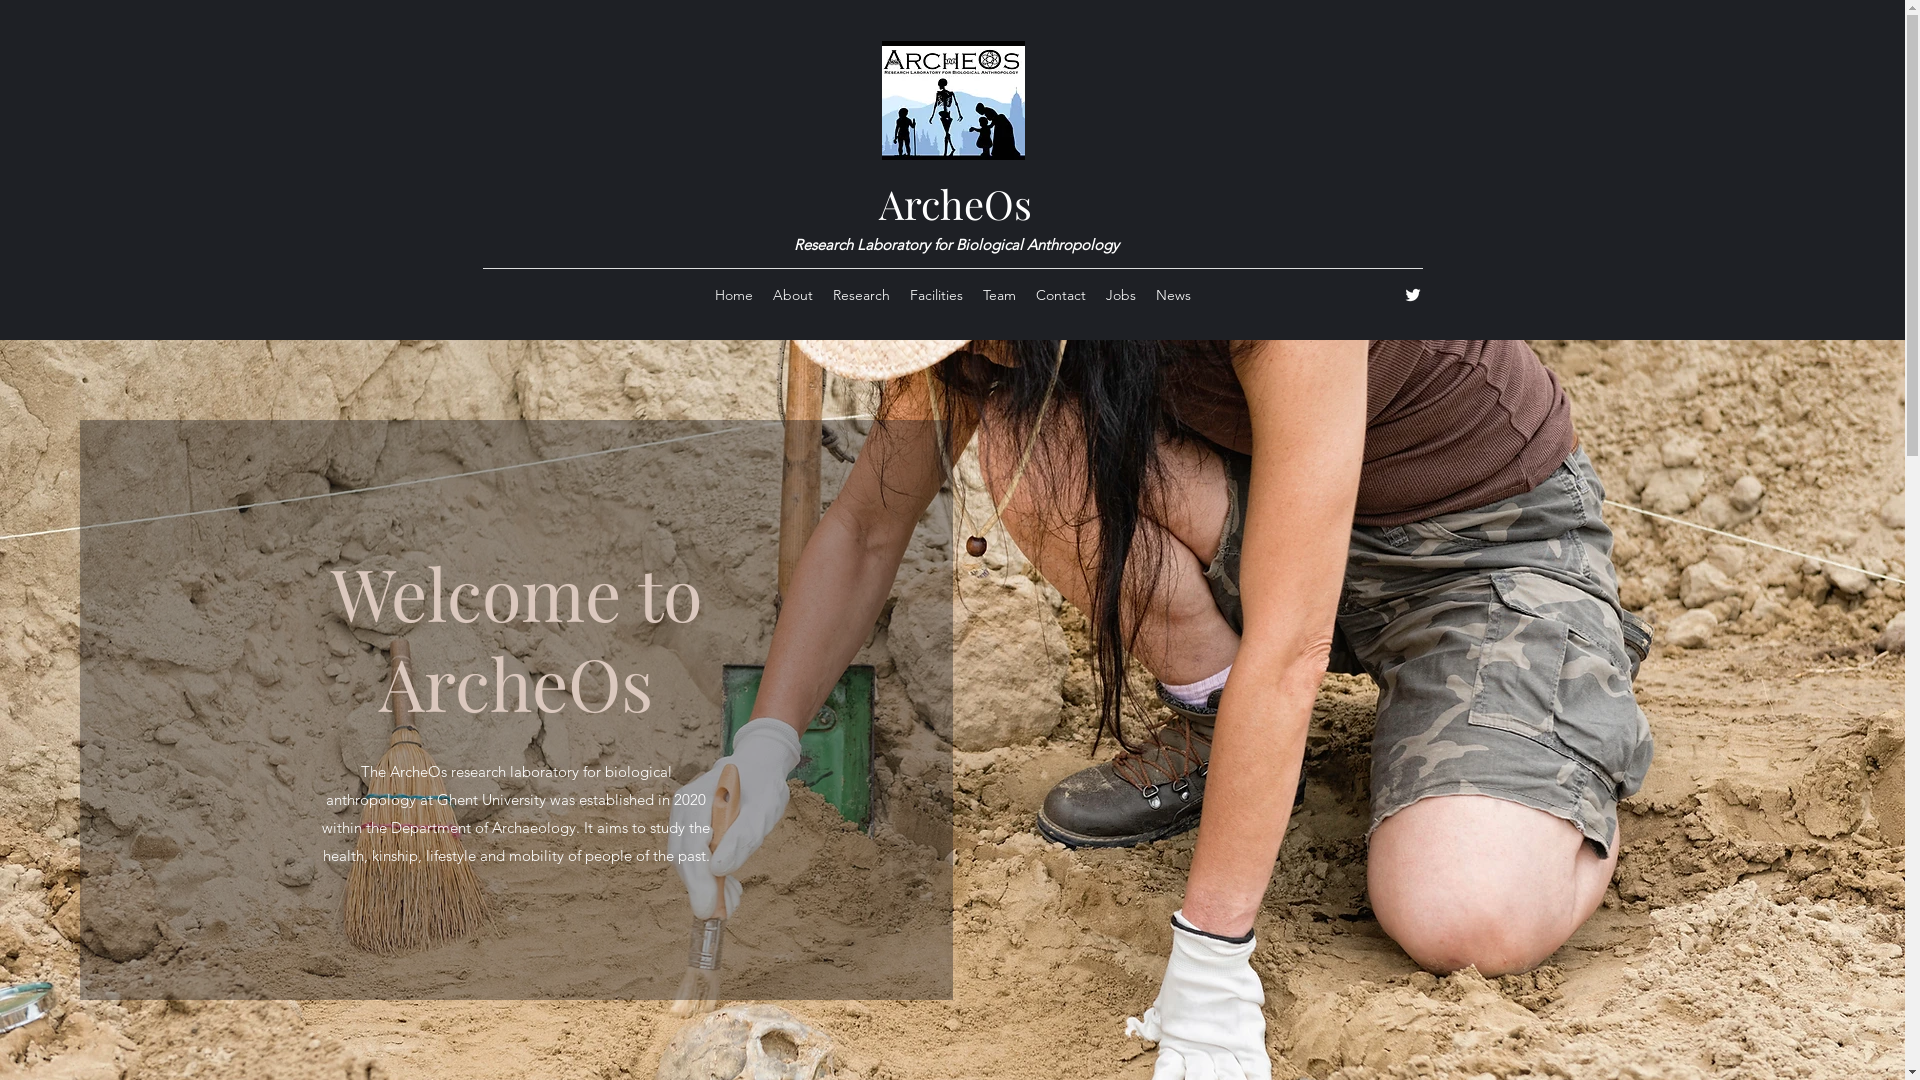 This screenshot has width=1920, height=1080. What do you see at coordinates (732, 294) in the screenshot?
I see `'Home'` at bounding box center [732, 294].